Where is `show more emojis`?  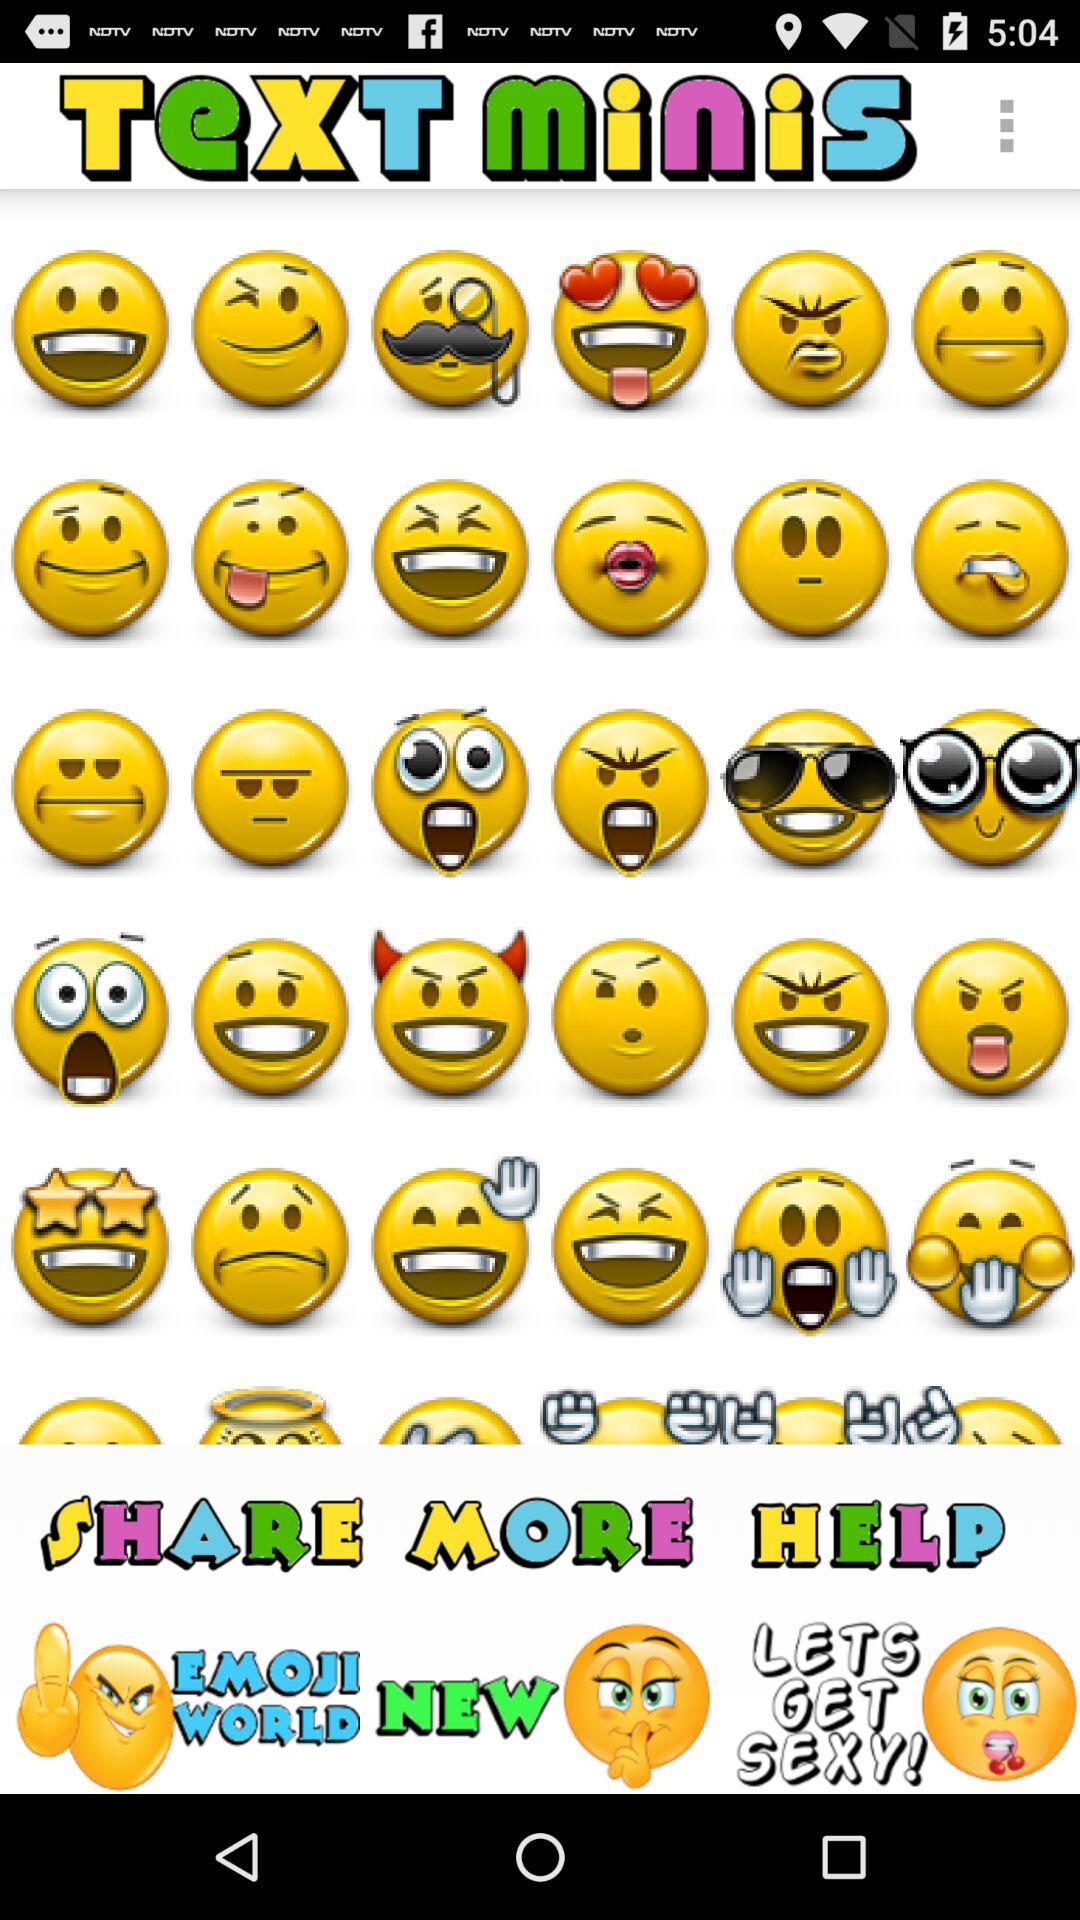
show more emojis is located at coordinates (553, 1530).